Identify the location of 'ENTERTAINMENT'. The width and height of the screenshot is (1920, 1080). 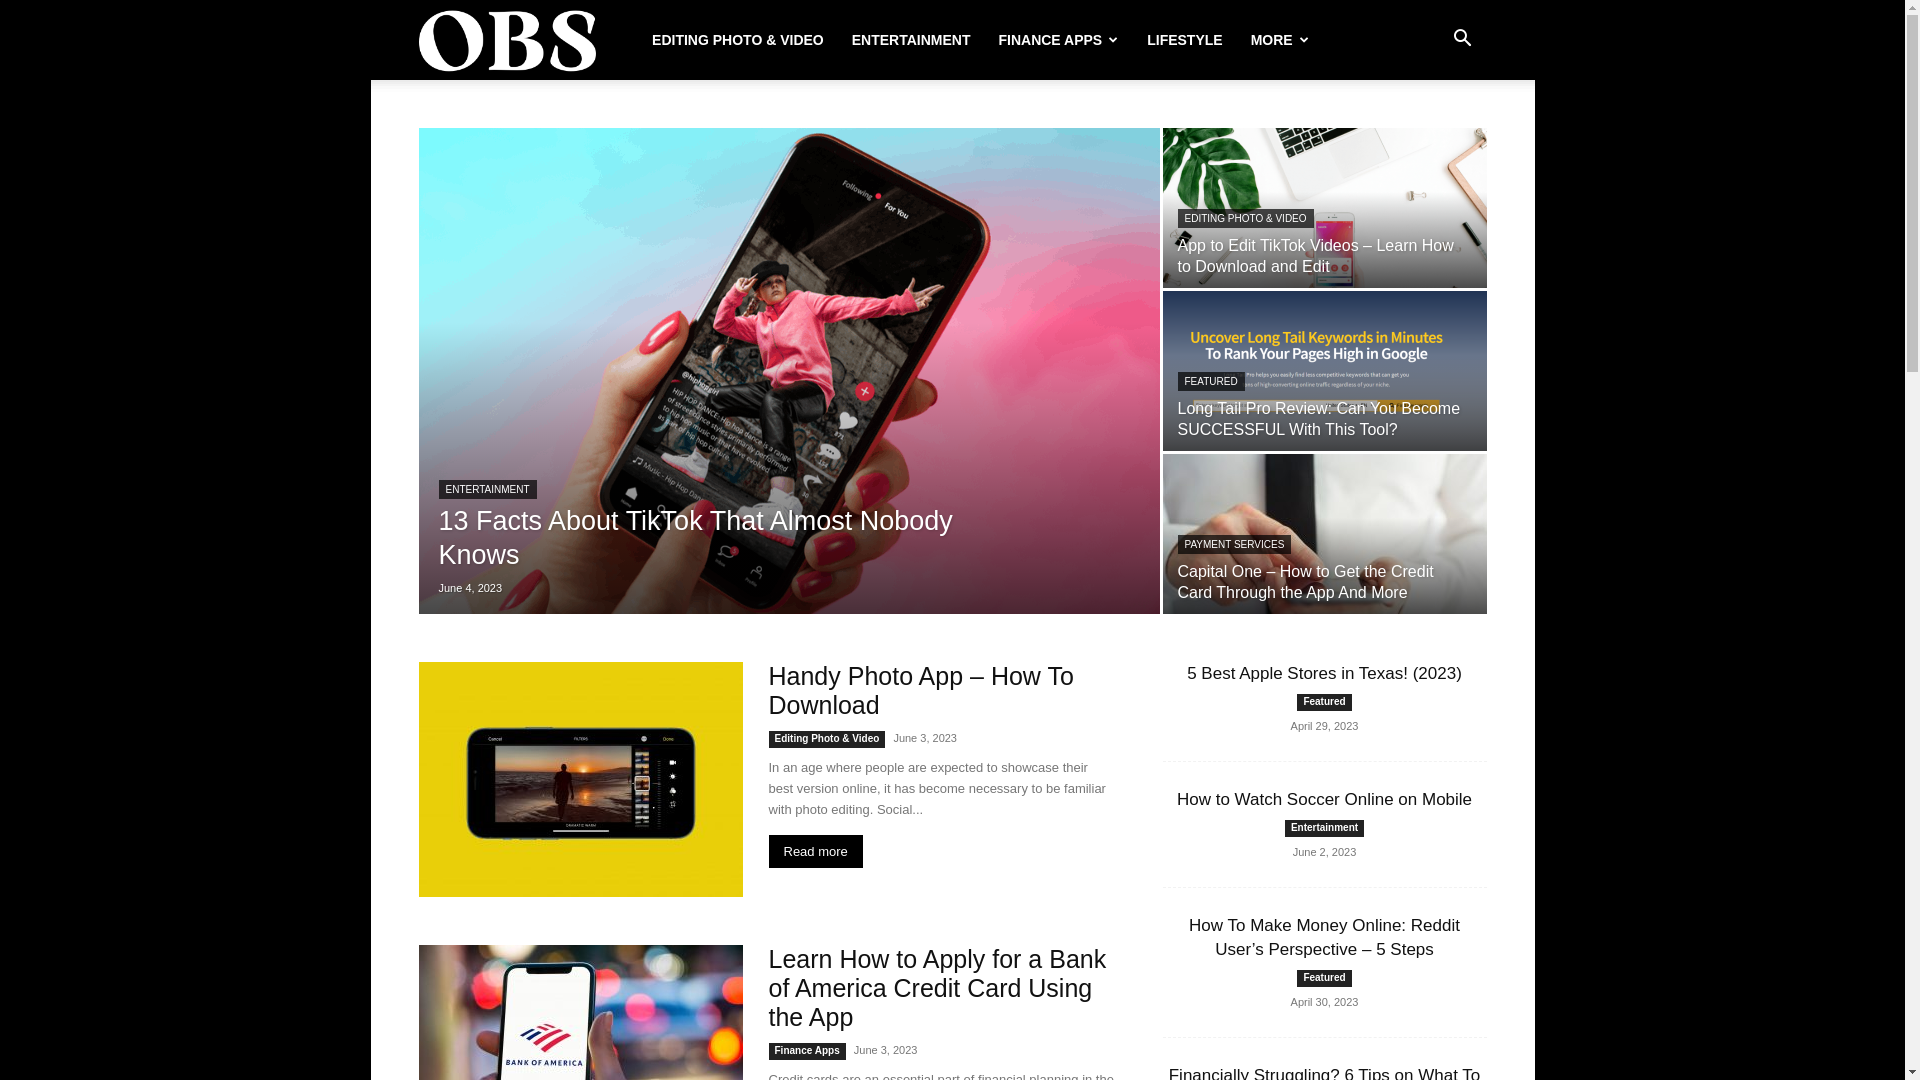
(486, 489).